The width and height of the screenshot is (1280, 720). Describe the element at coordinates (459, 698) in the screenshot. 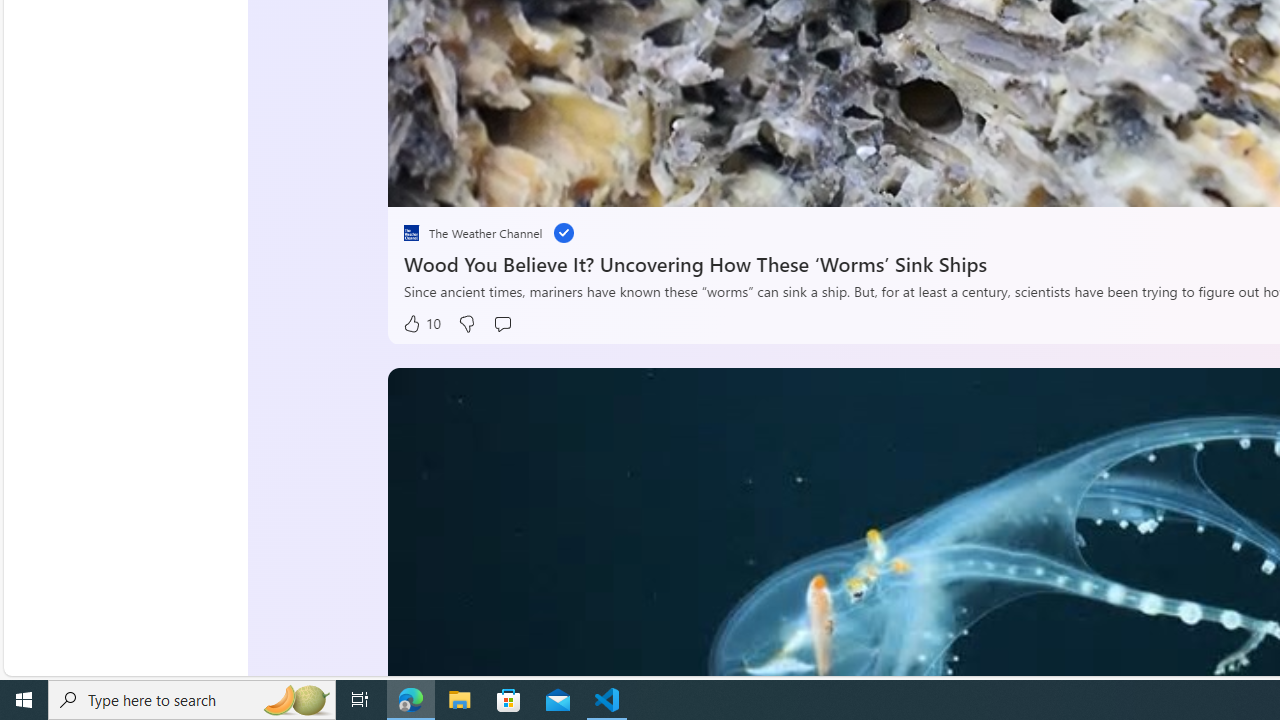

I see `'File Explorer'` at that location.